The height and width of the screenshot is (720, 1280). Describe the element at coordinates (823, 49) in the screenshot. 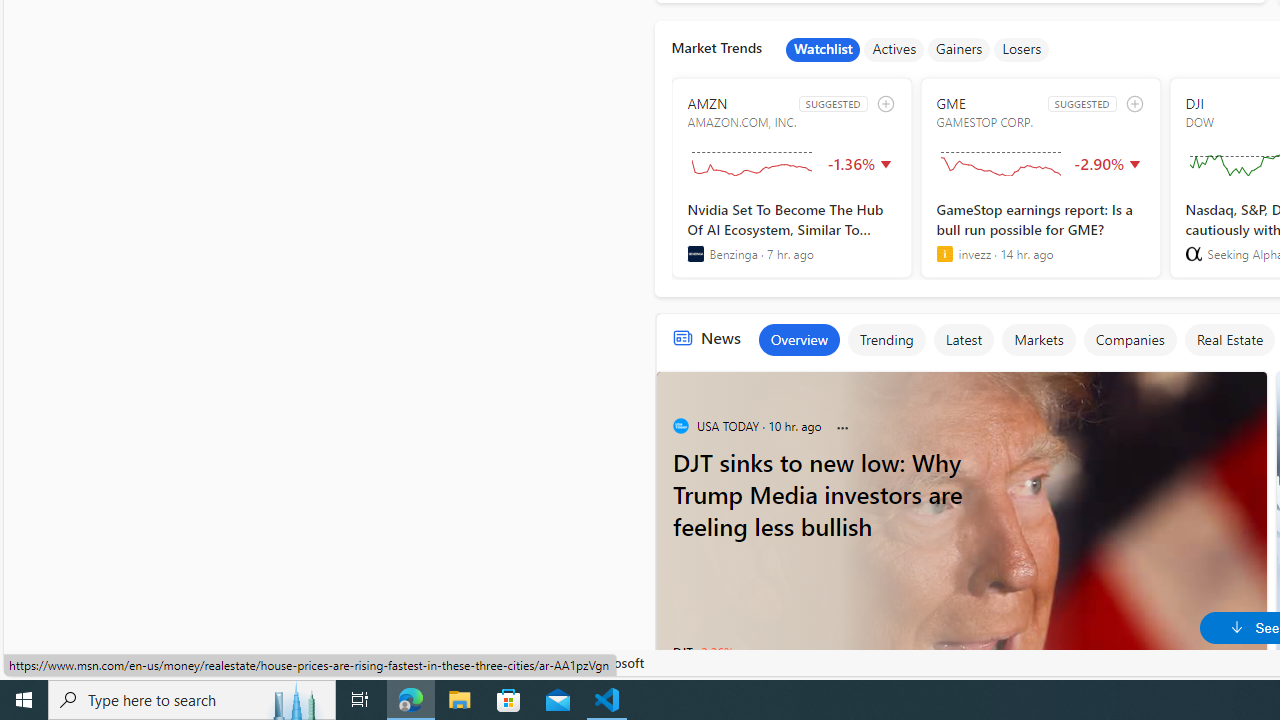

I see `'Watchlist'` at that location.